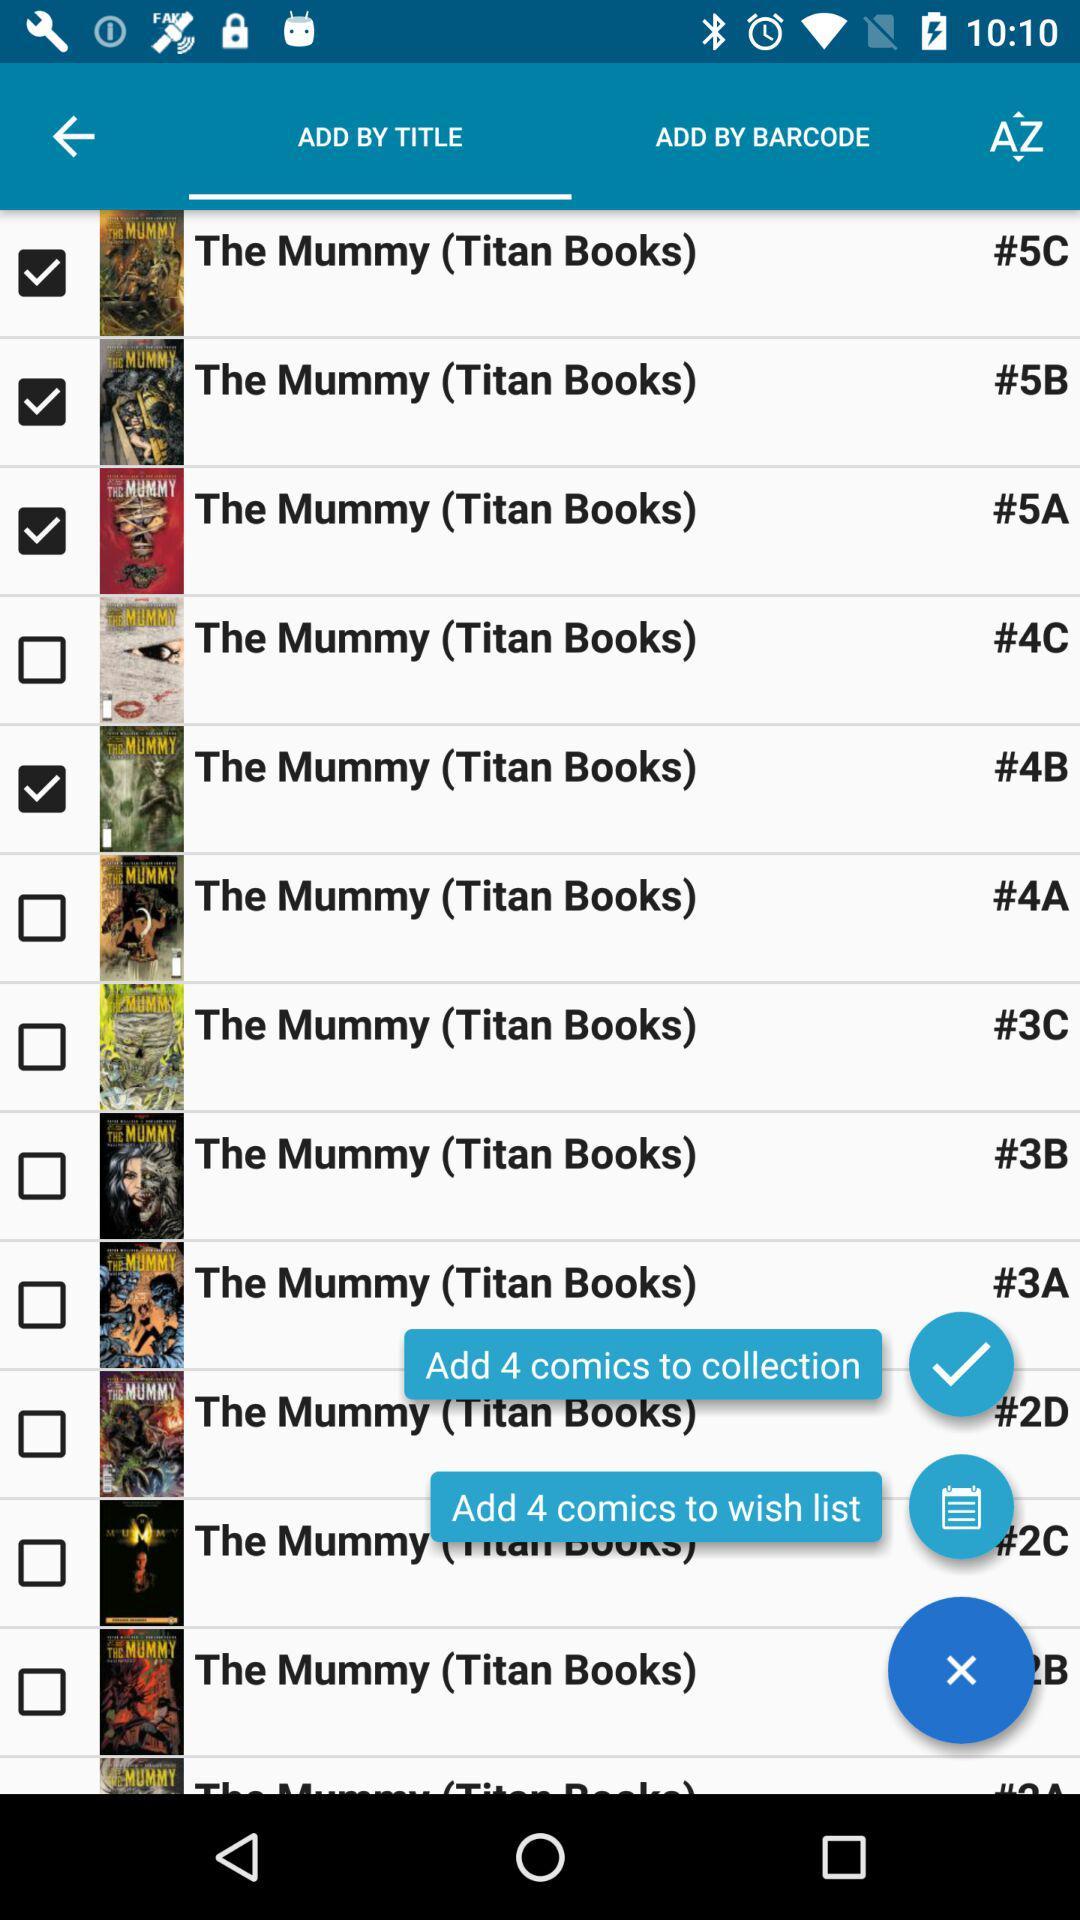 Image resolution: width=1080 pixels, height=1920 pixels. What do you see at coordinates (1031, 634) in the screenshot?
I see `the #4c icon` at bounding box center [1031, 634].